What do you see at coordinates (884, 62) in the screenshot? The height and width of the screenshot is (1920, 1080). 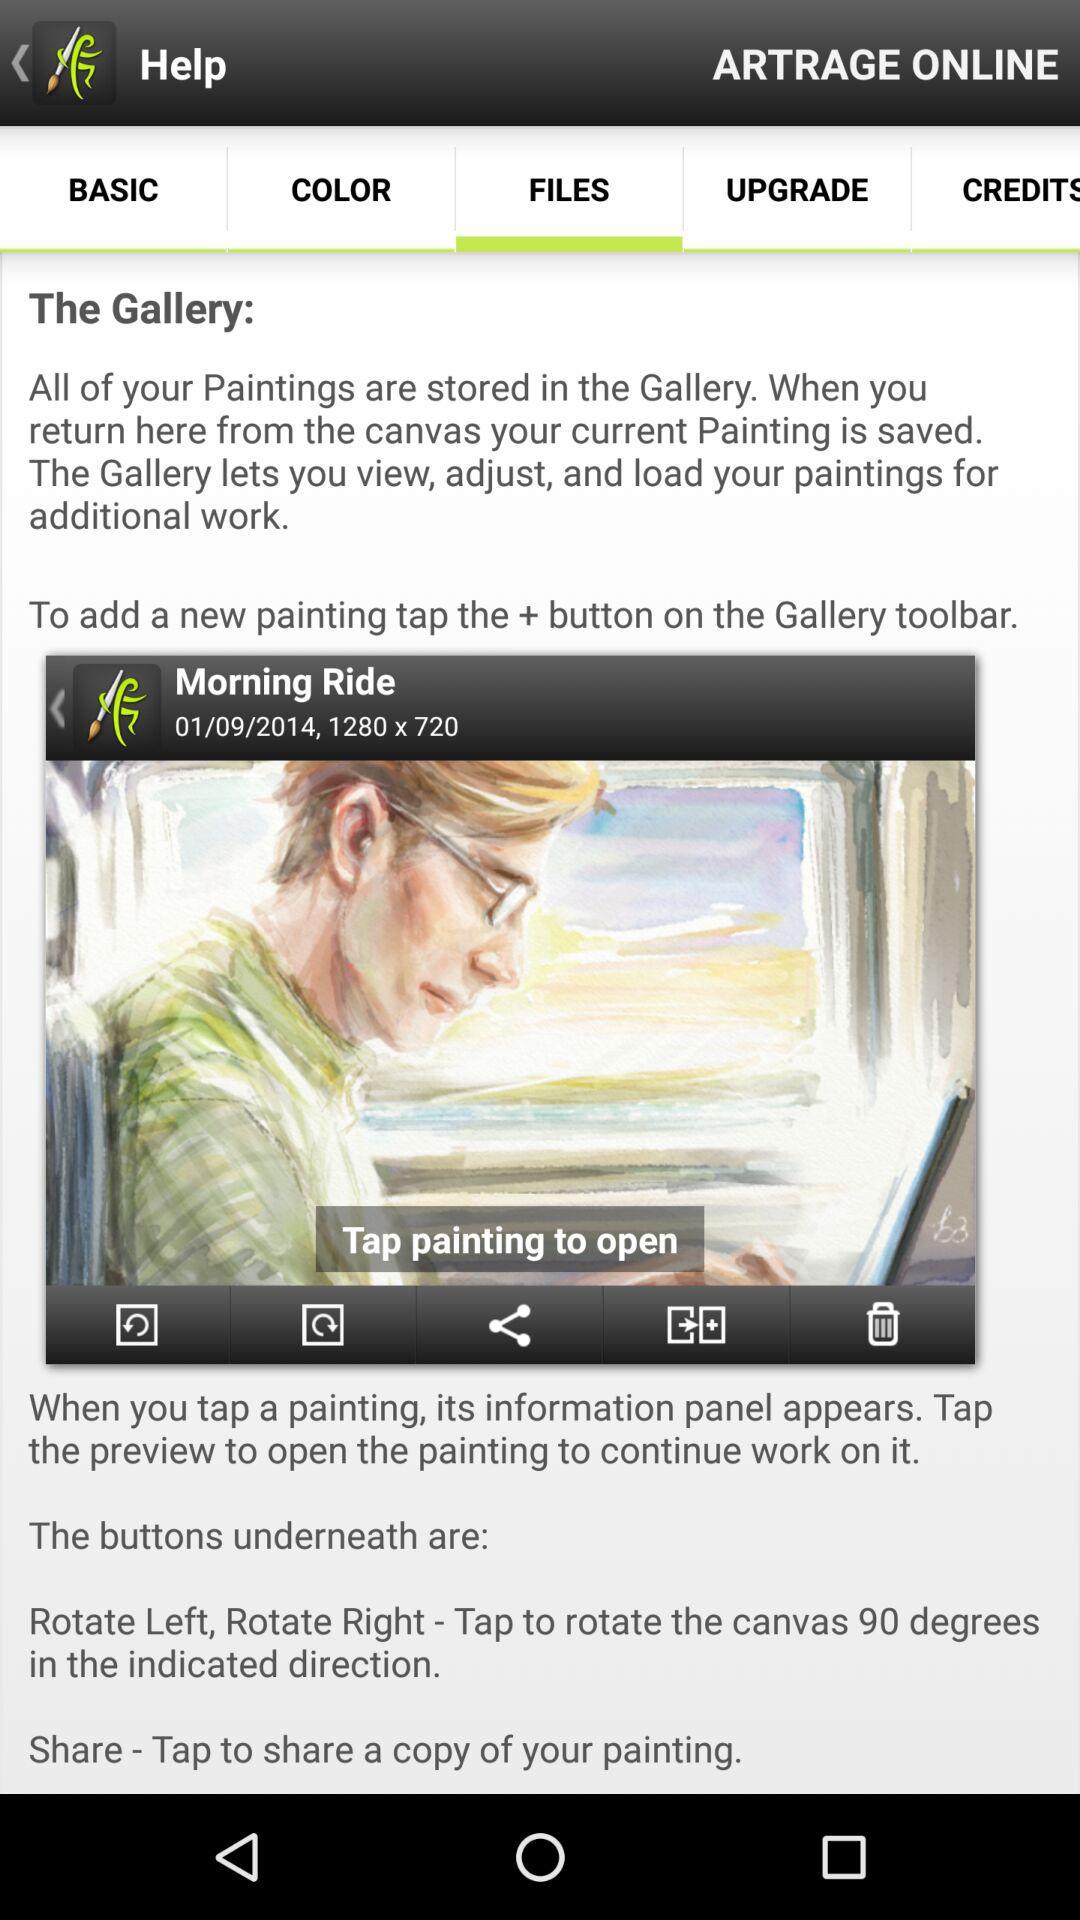 I see `item to the right of the help icon` at bounding box center [884, 62].